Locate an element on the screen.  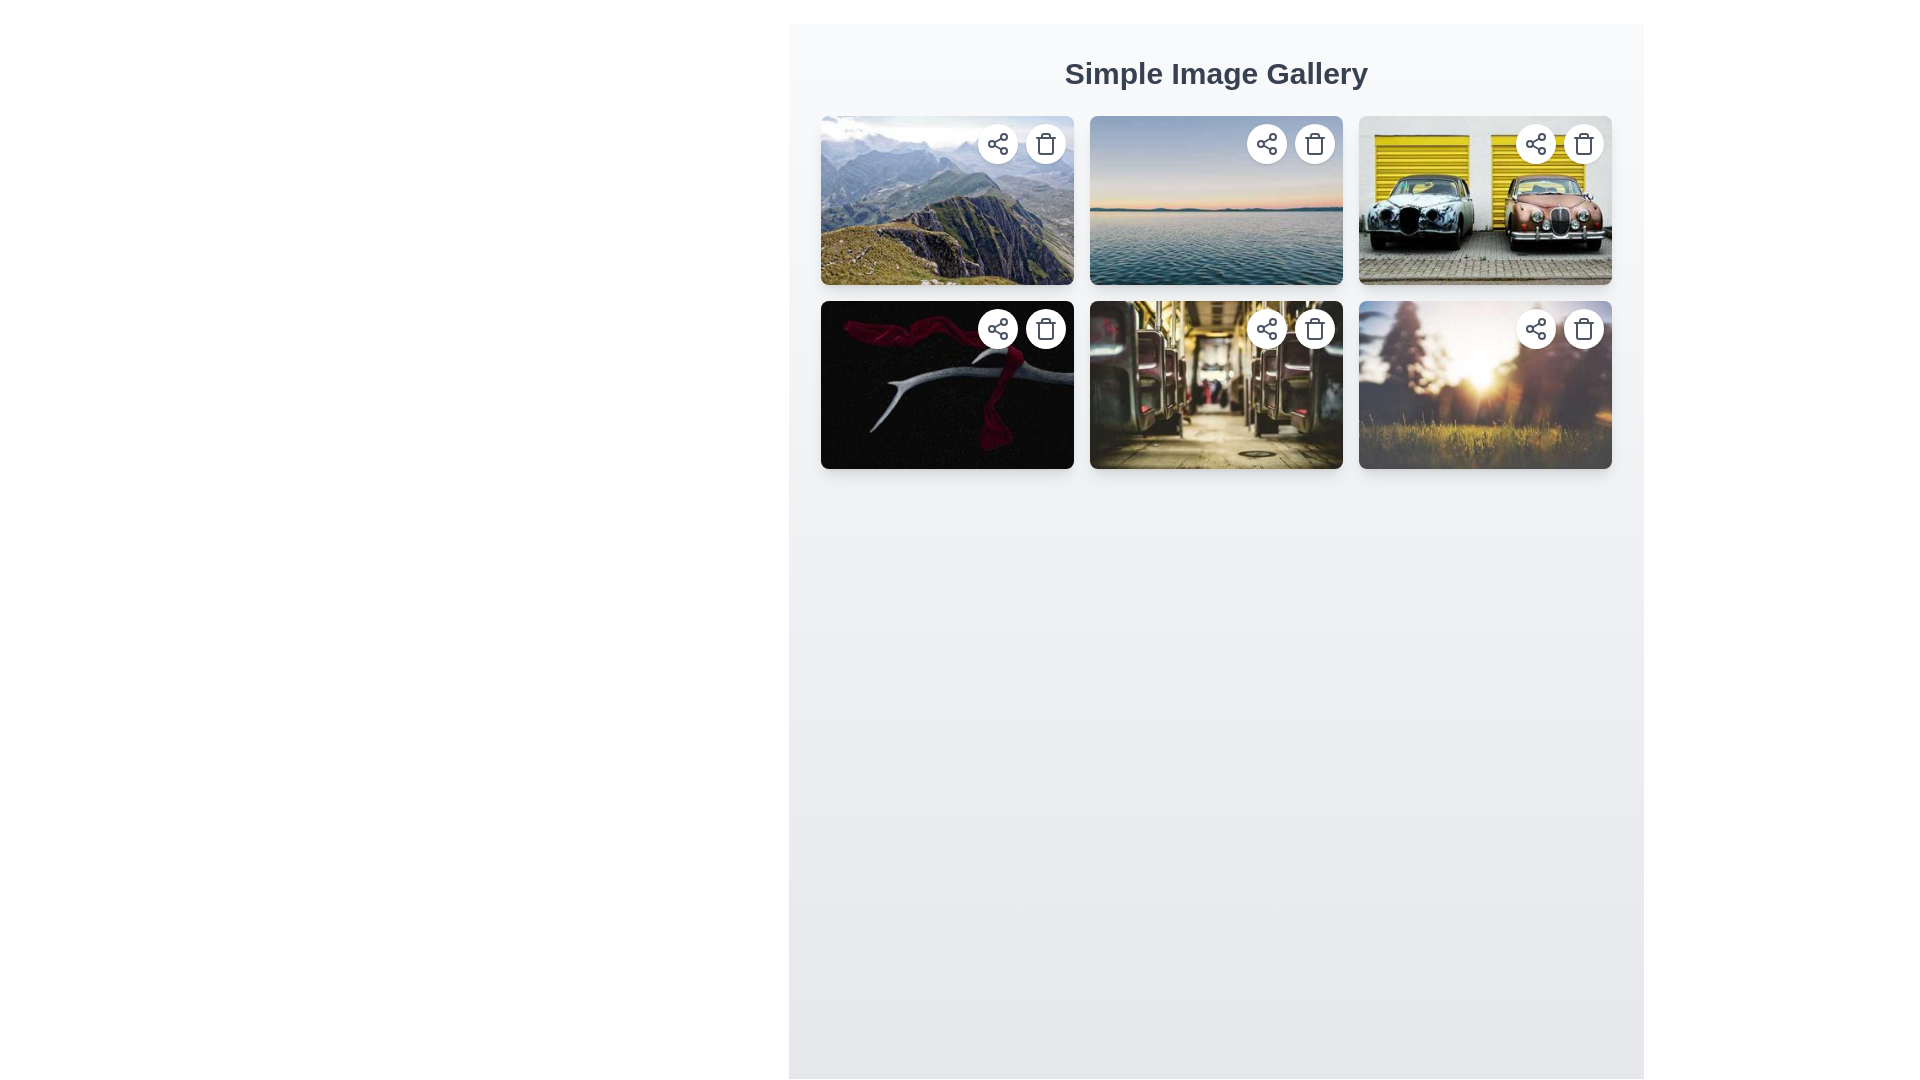
the circular button with a white background and a share icon located in the top-right corner of the second image in the grid is located at coordinates (1266, 142).